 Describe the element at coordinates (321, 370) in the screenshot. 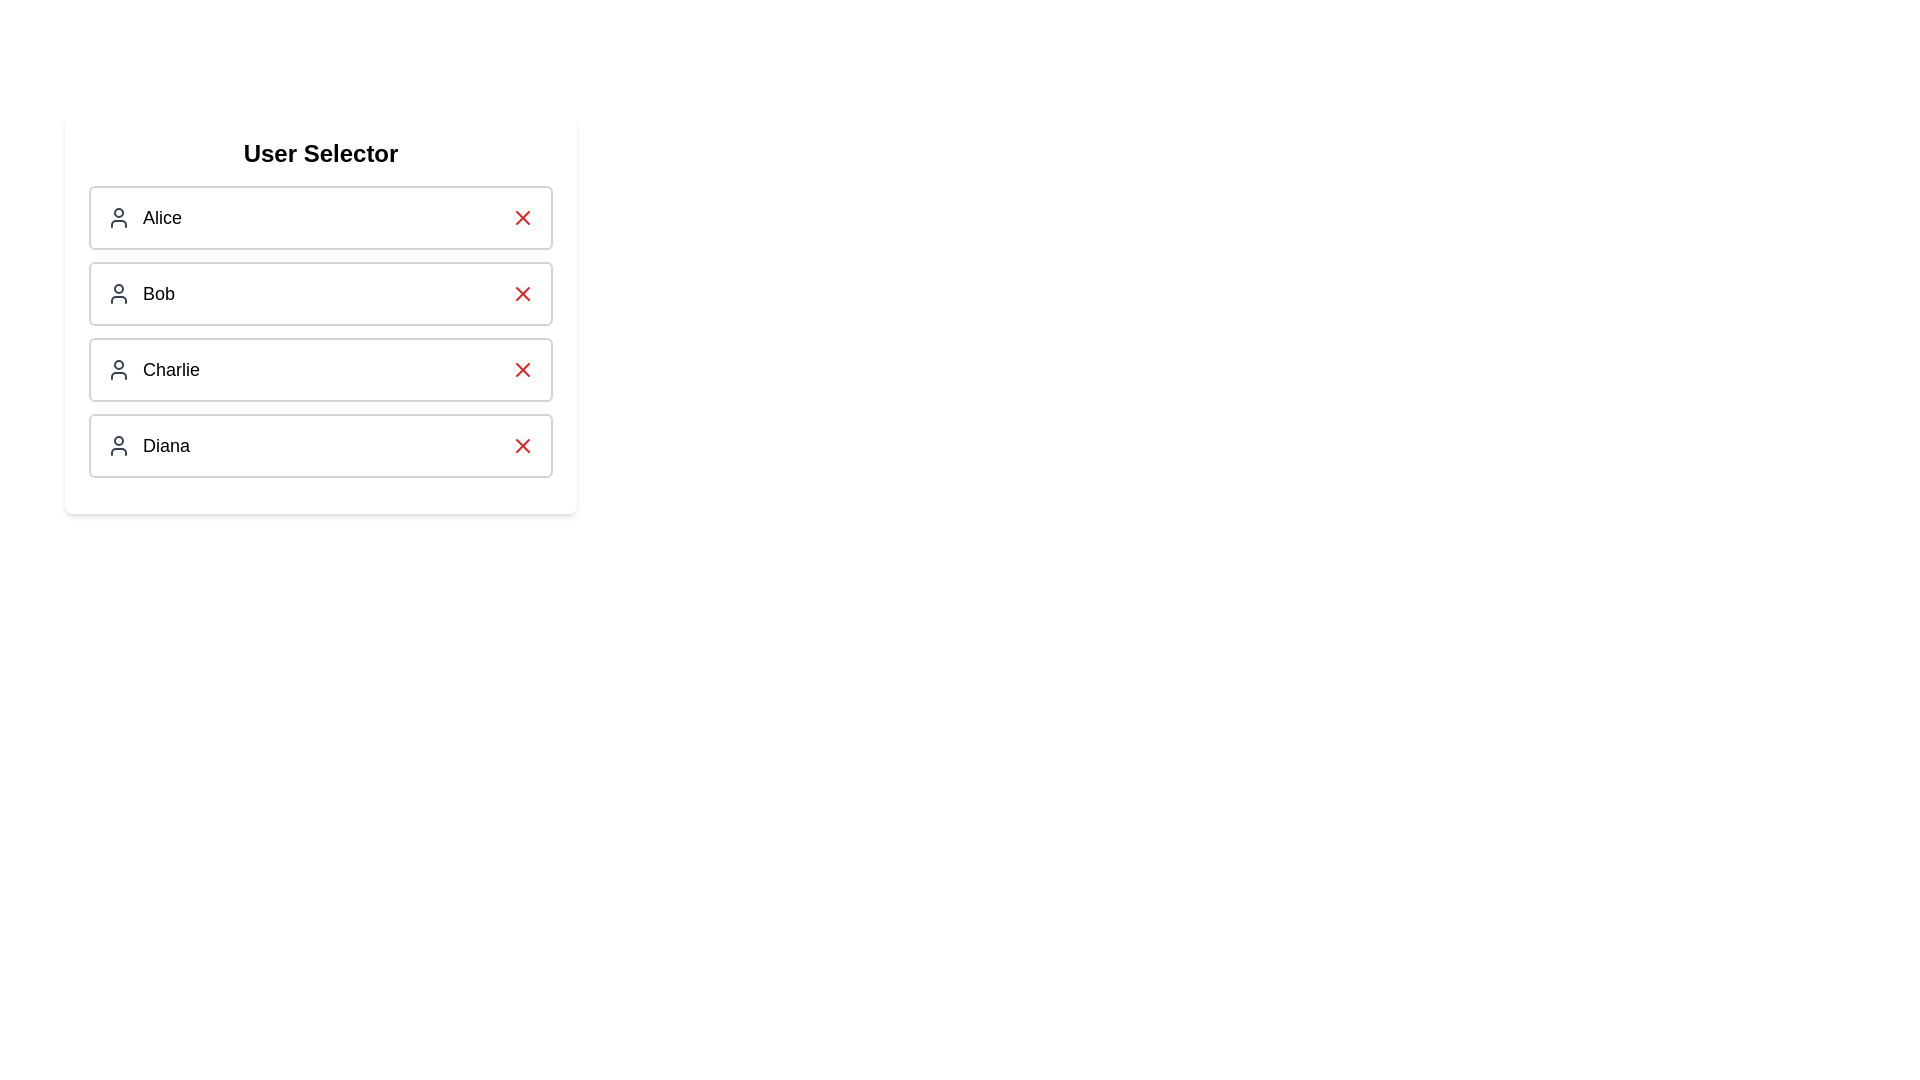

I see `the user Charlie by clicking on their entry` at that location.